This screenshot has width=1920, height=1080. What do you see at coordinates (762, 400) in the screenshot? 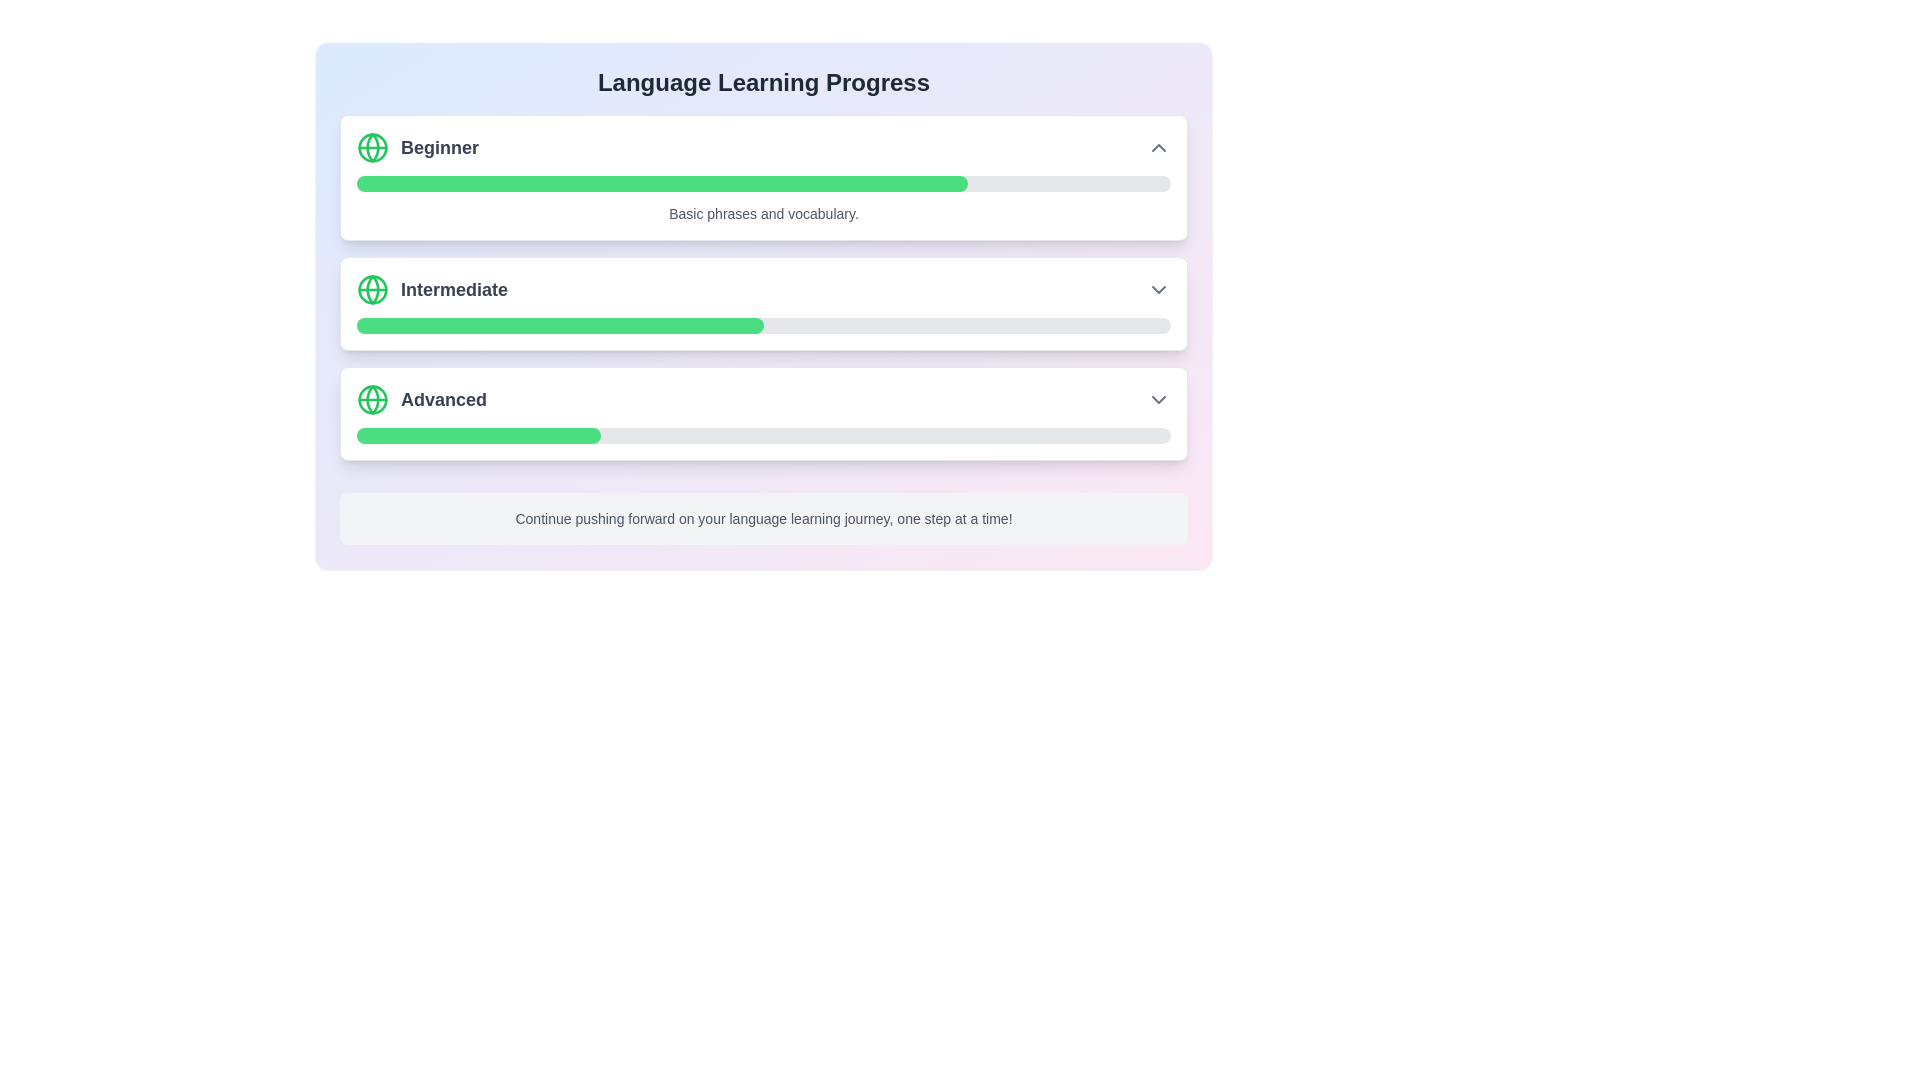
I see `the 'Advanced' level list item in the language learning progress tracker` at bounding box center [762, 400].